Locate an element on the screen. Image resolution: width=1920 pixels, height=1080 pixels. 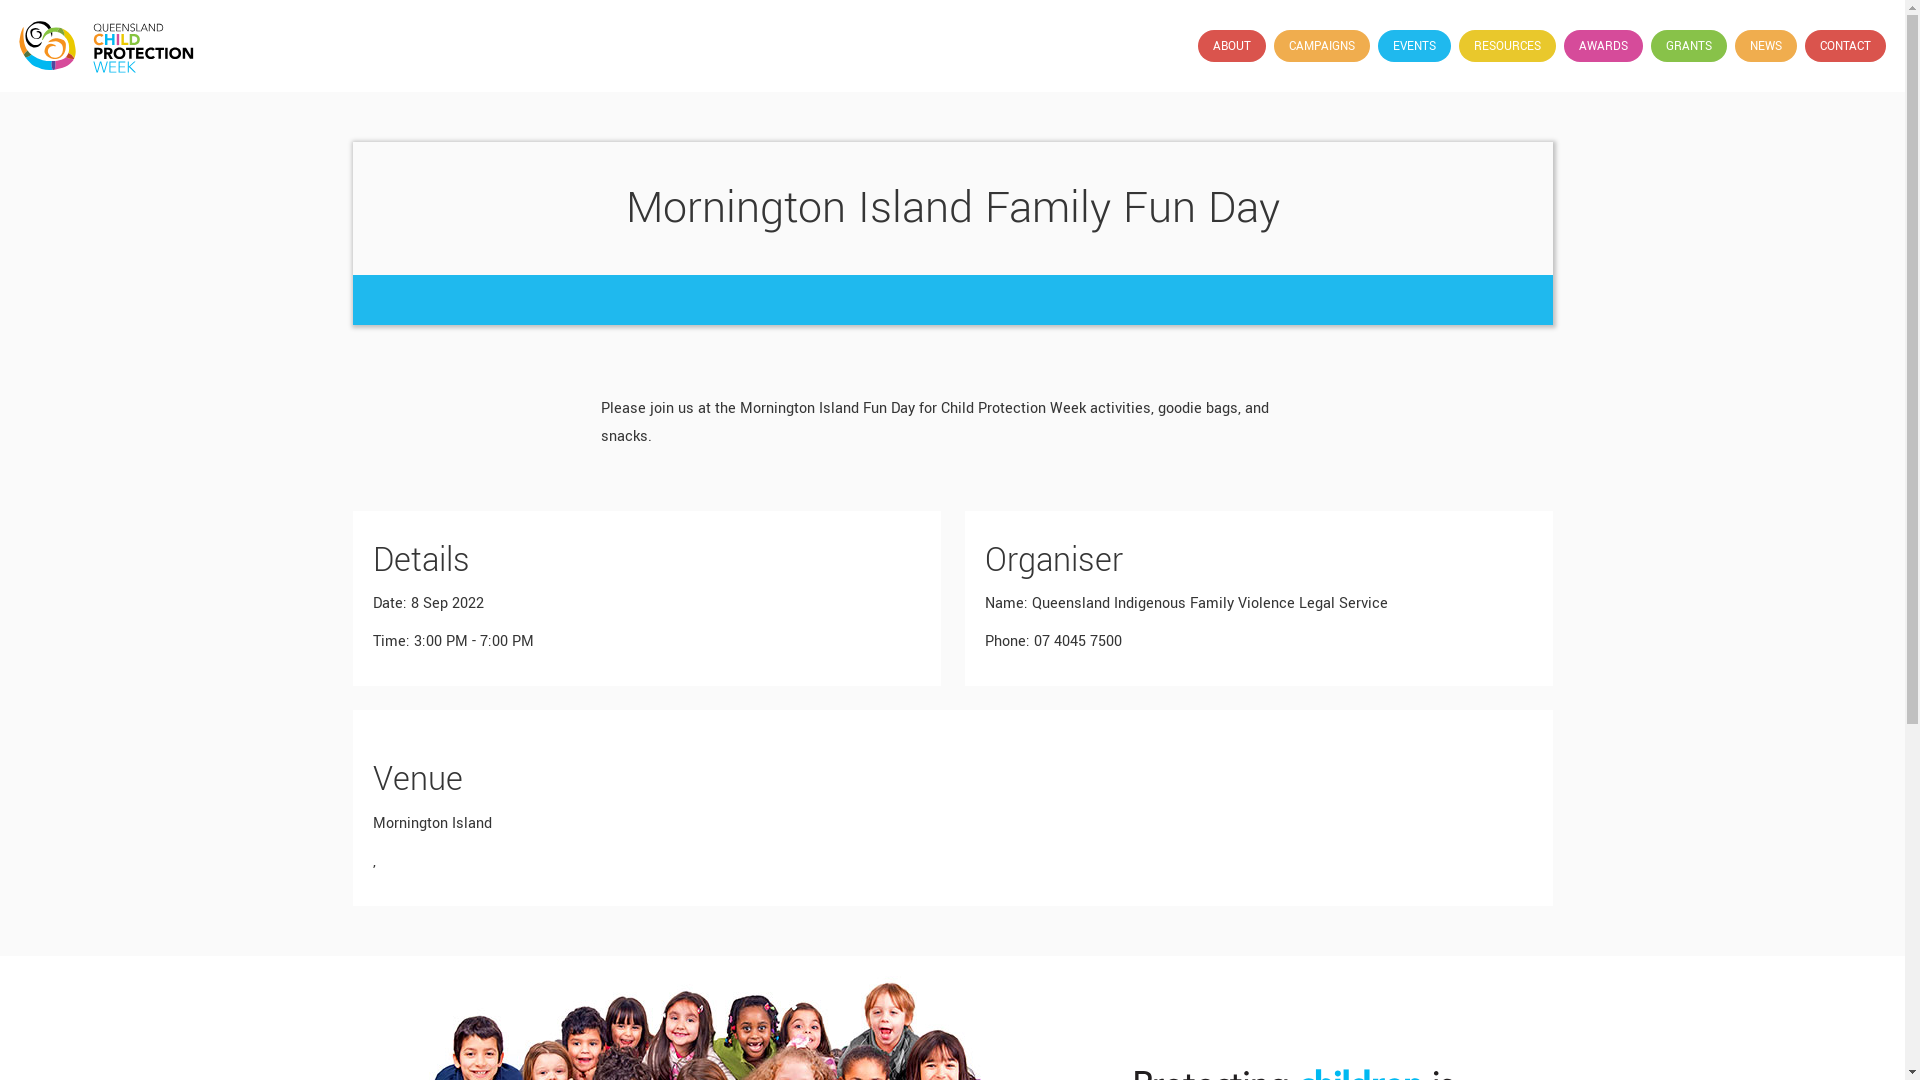
'CONTACT' is located at coordinates (1844, 45).